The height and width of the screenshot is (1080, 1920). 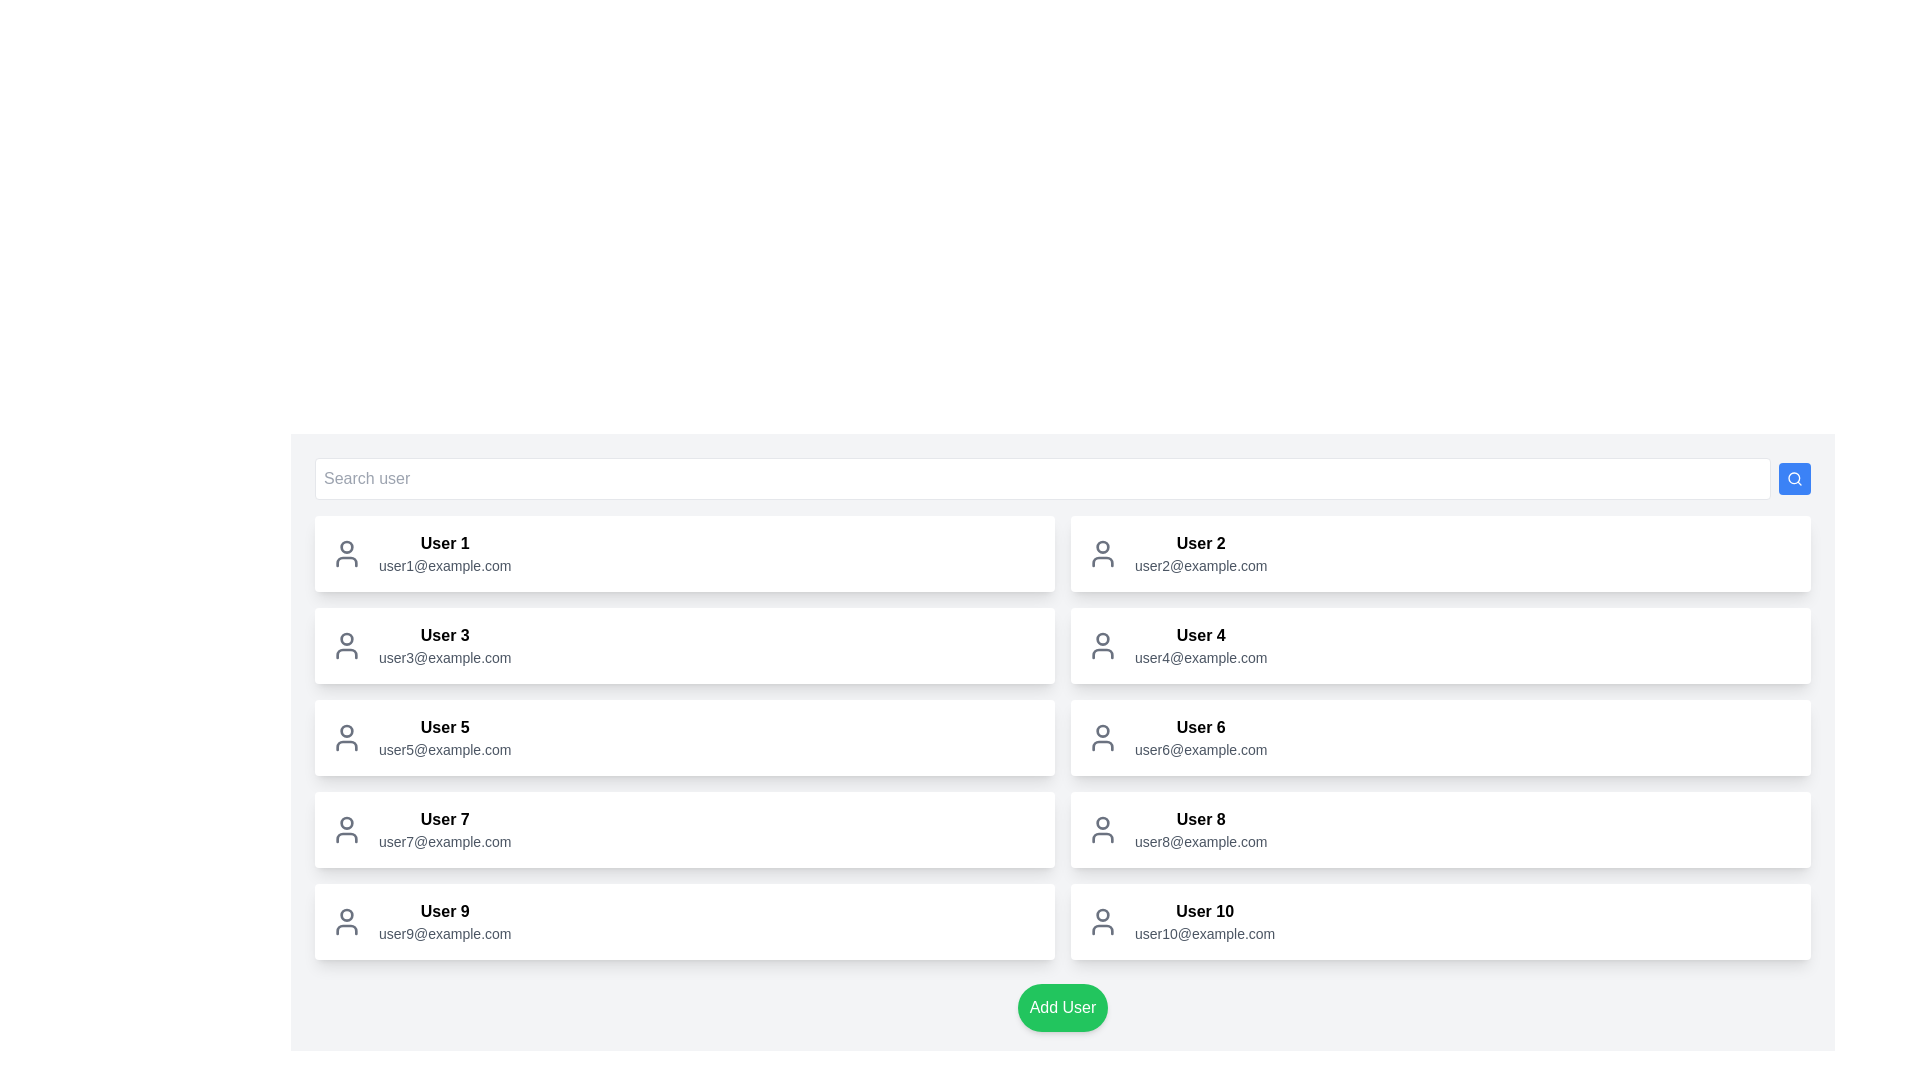 I want to click on the circular graphic indicating the user profile of 'User 7' in the user list, so click(x=346, y=822).